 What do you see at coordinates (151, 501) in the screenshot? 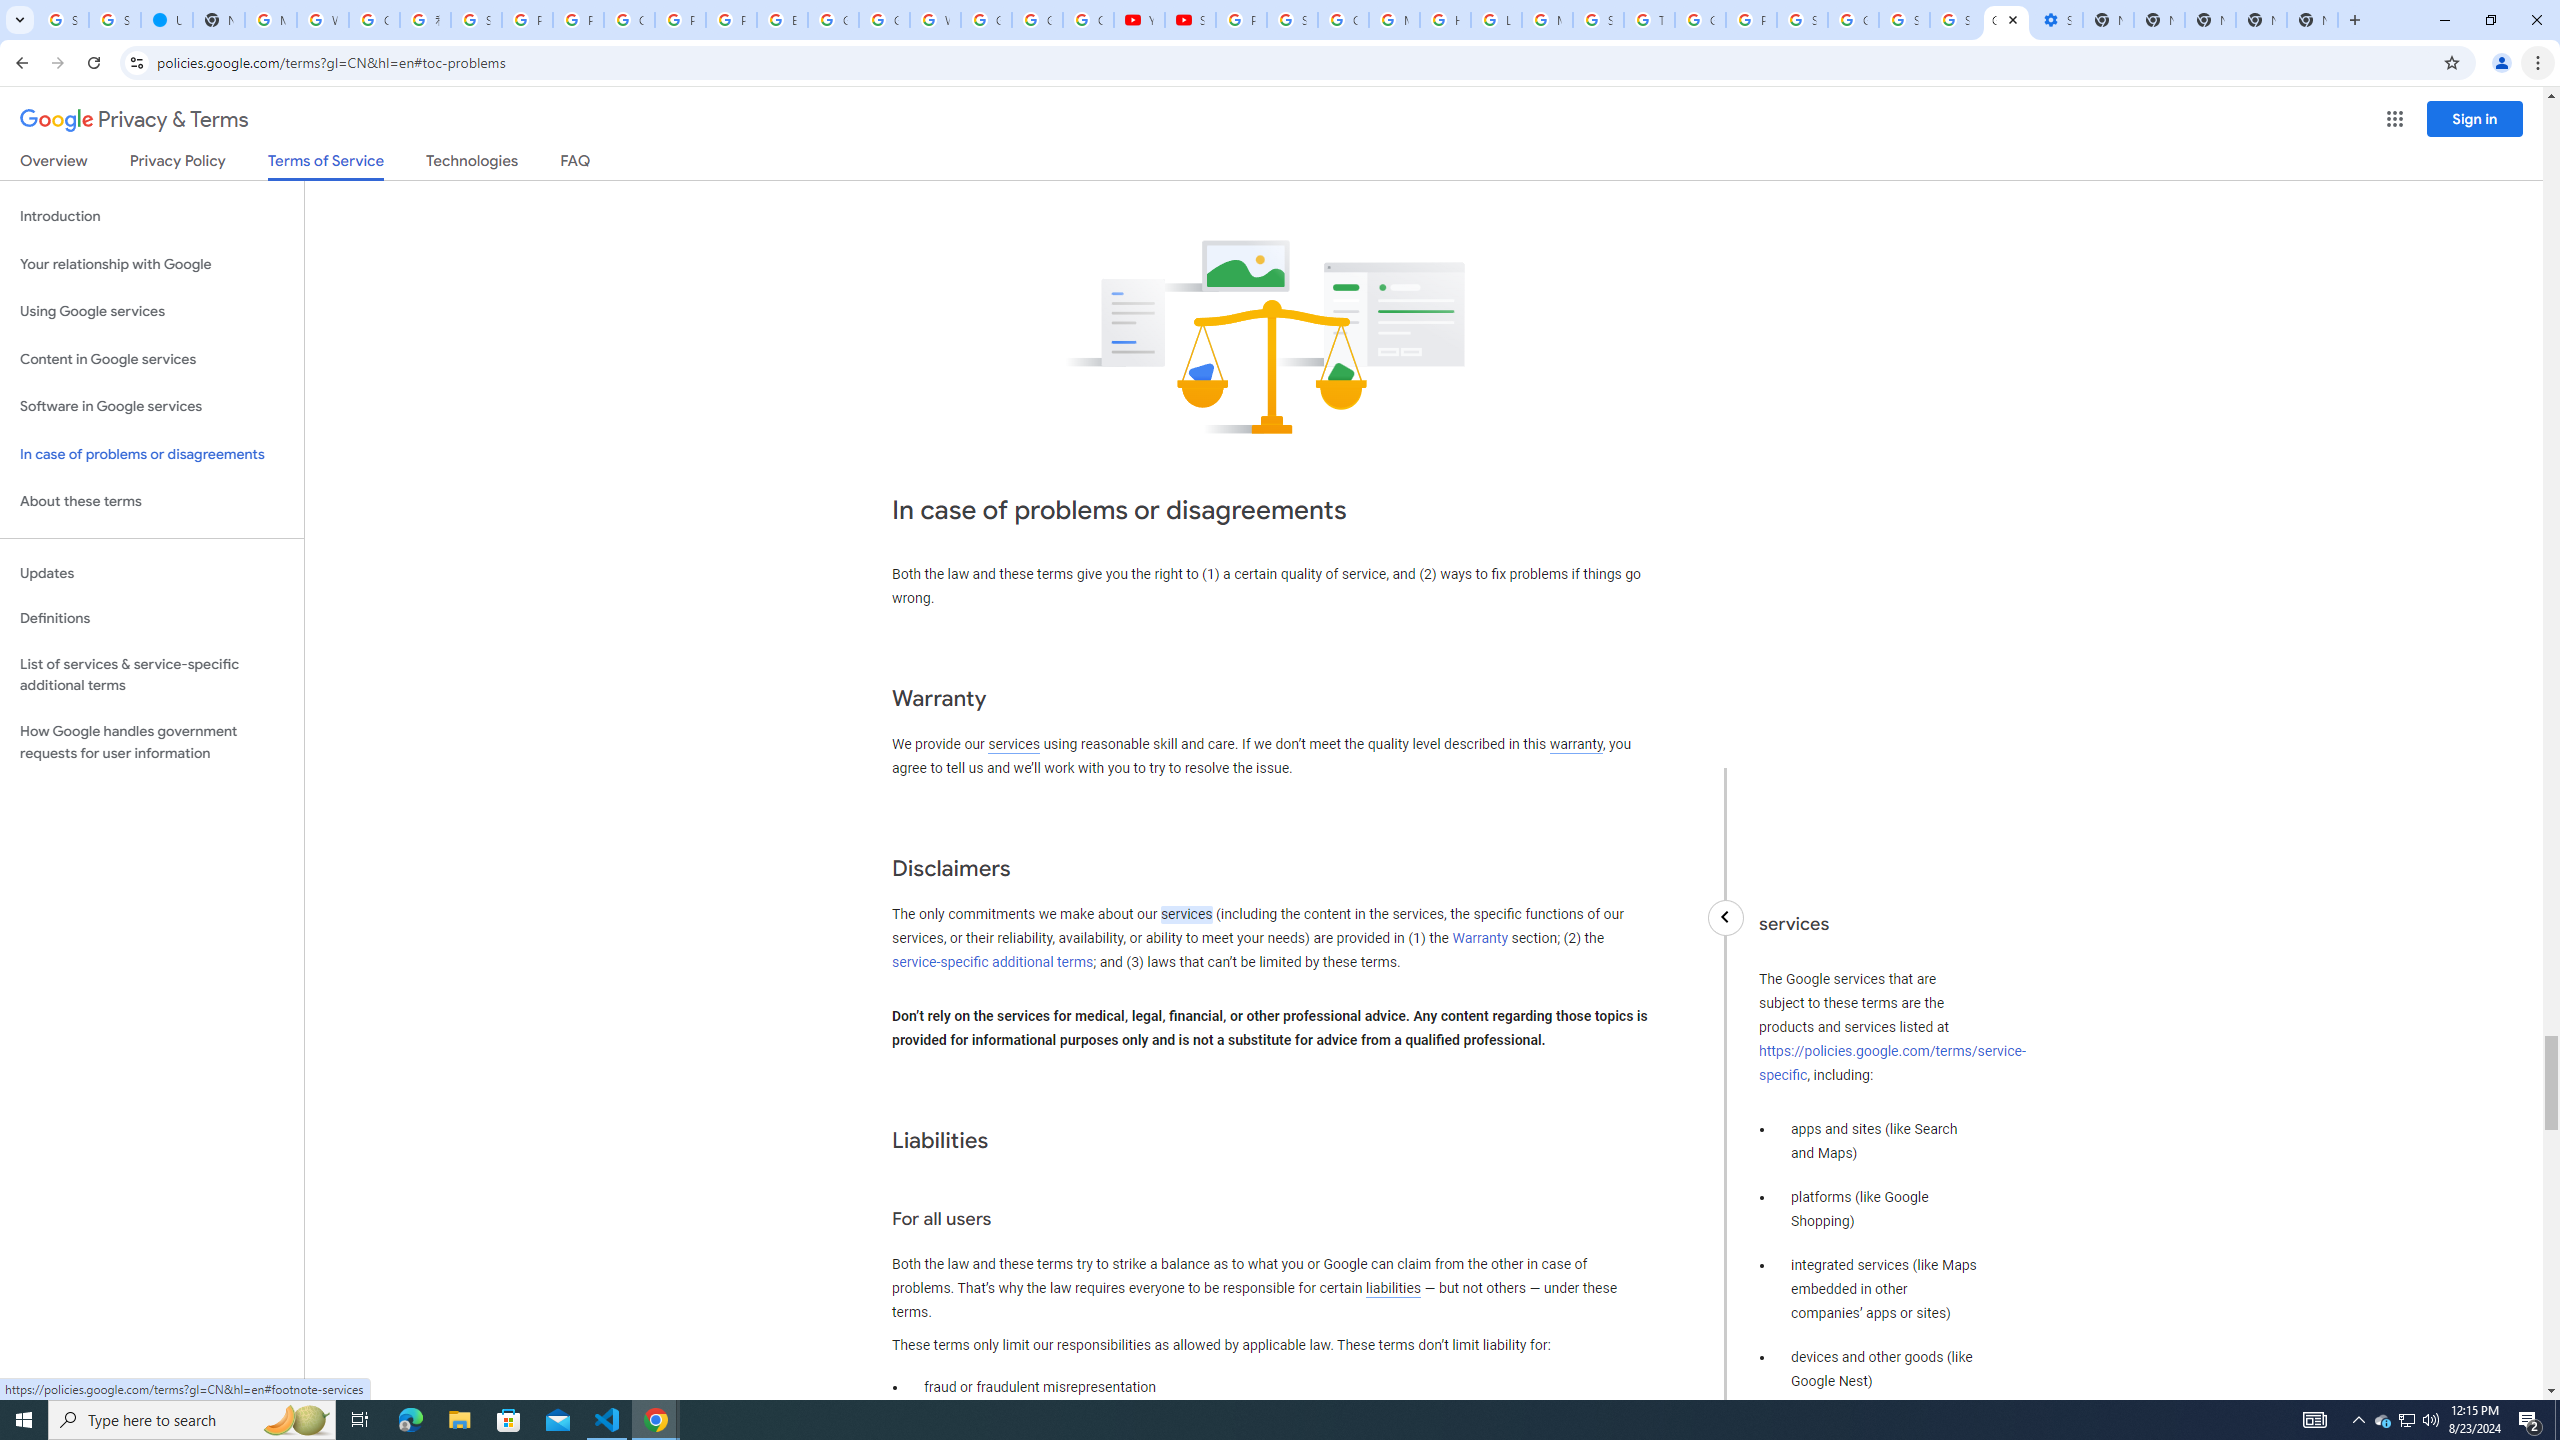
I see `'About these terms'` at bounding box center [151, 501].